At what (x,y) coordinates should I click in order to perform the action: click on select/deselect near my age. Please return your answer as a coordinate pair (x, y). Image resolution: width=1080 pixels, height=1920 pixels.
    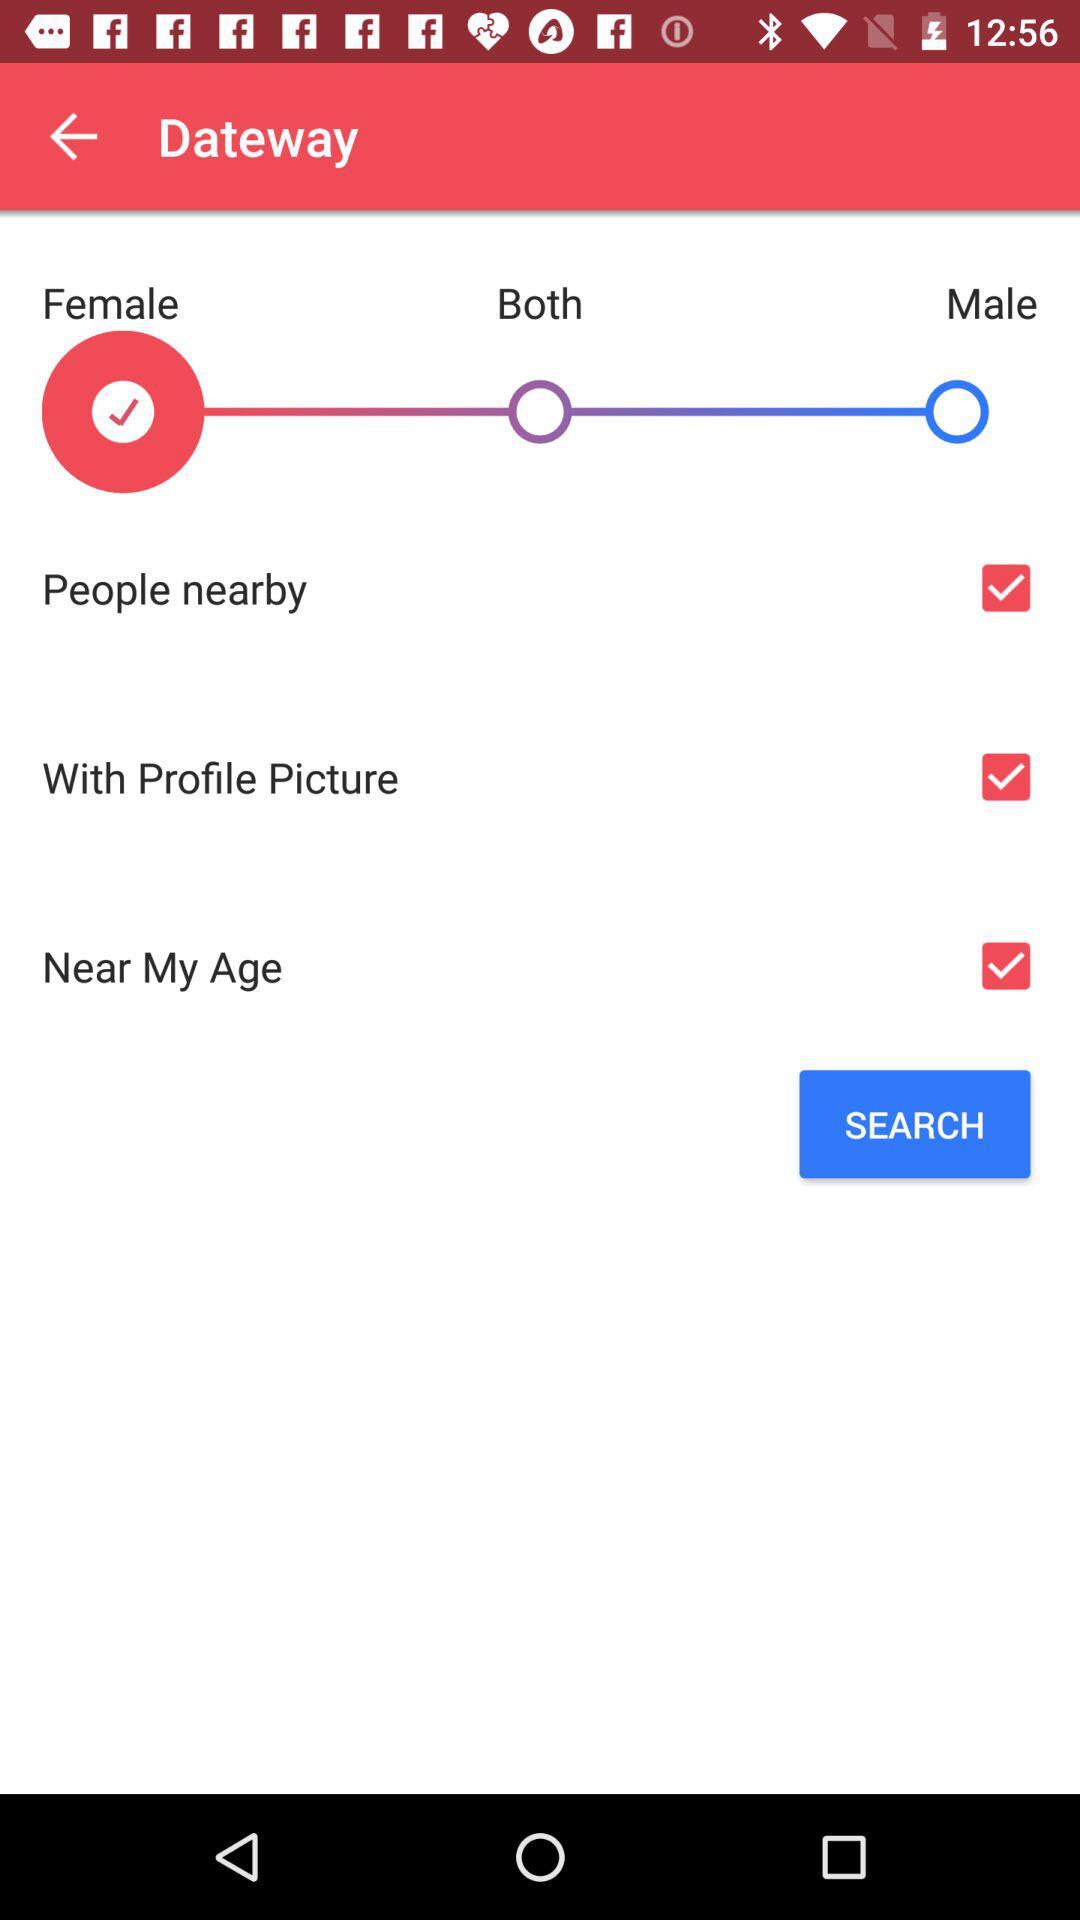
    Looking at the image, I should click on (1005, 965).